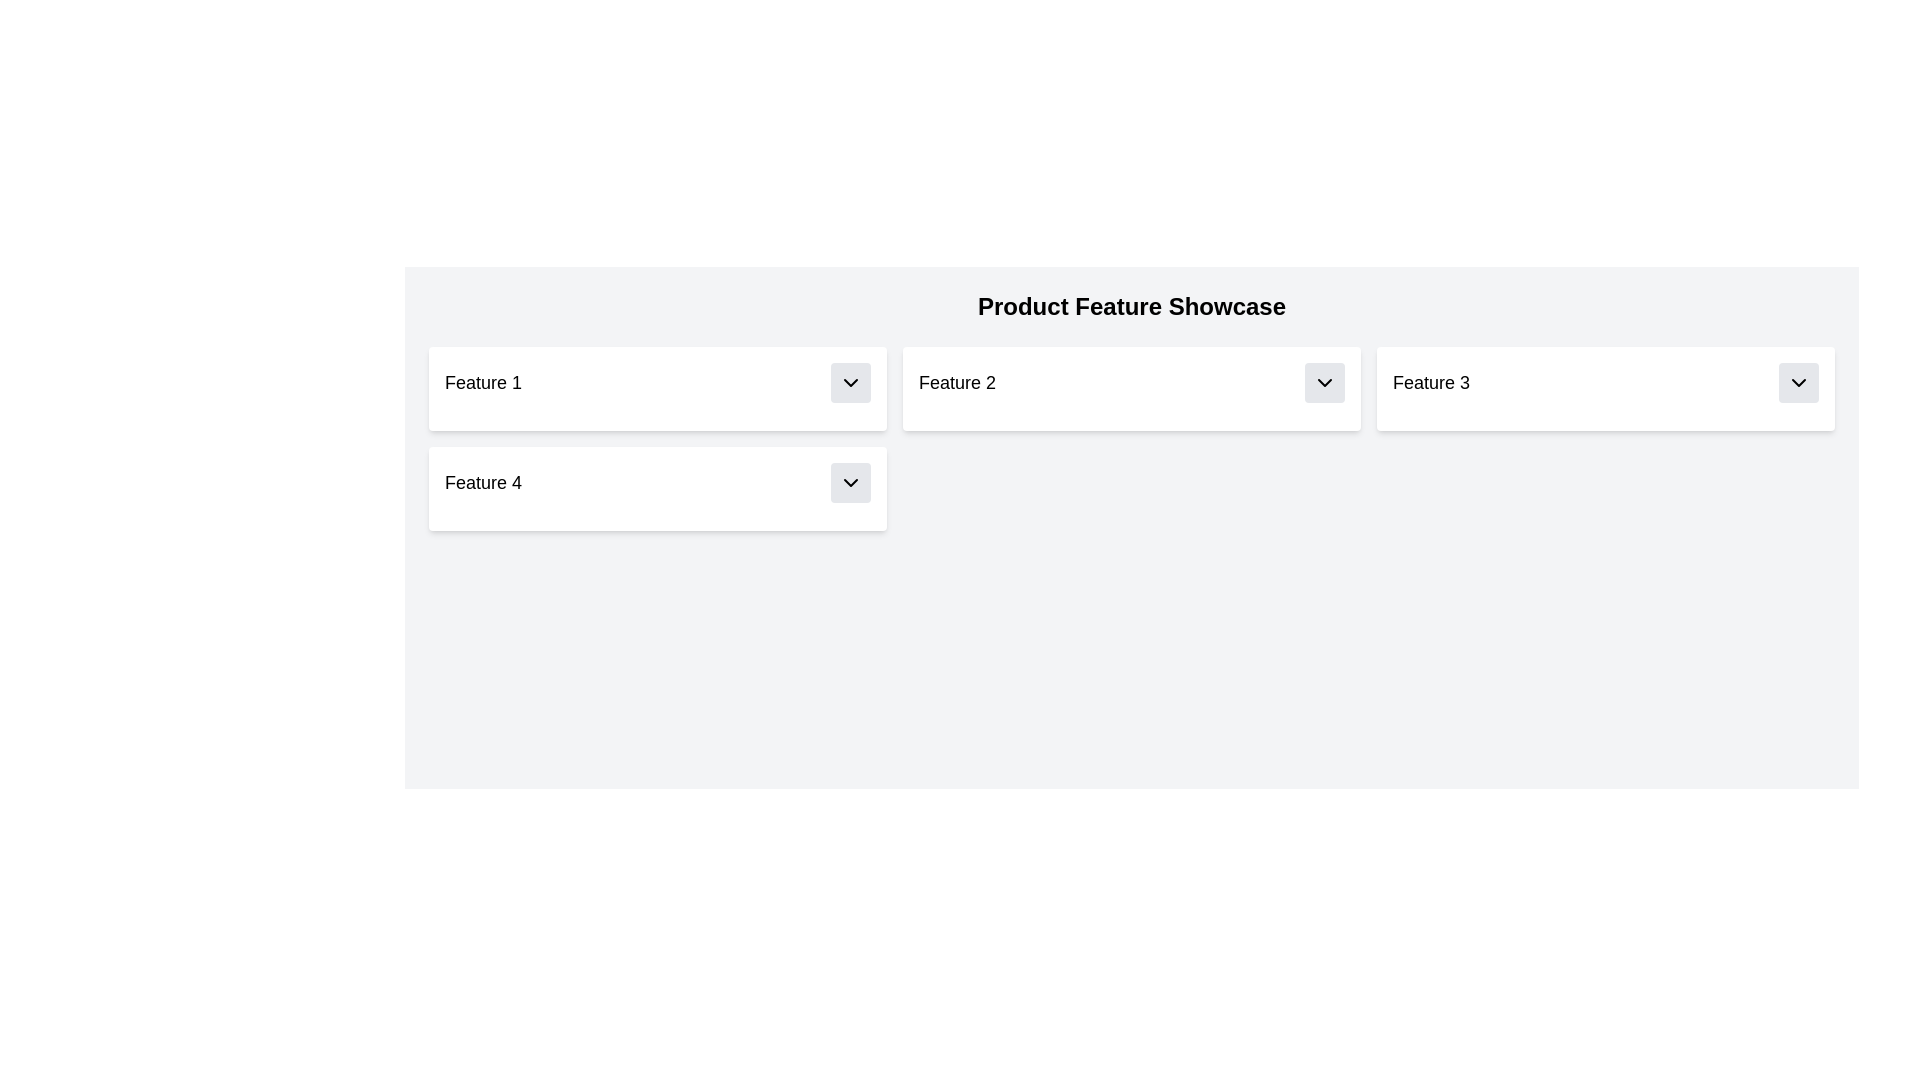 The width and height of the screenshot is (1920, 1080). What do you see at coordinates (850, 382) in the screenshot?
I see `the toggle button located to the far right of the heading labeled 'Feature 1'` at bounding box center [850, 382].